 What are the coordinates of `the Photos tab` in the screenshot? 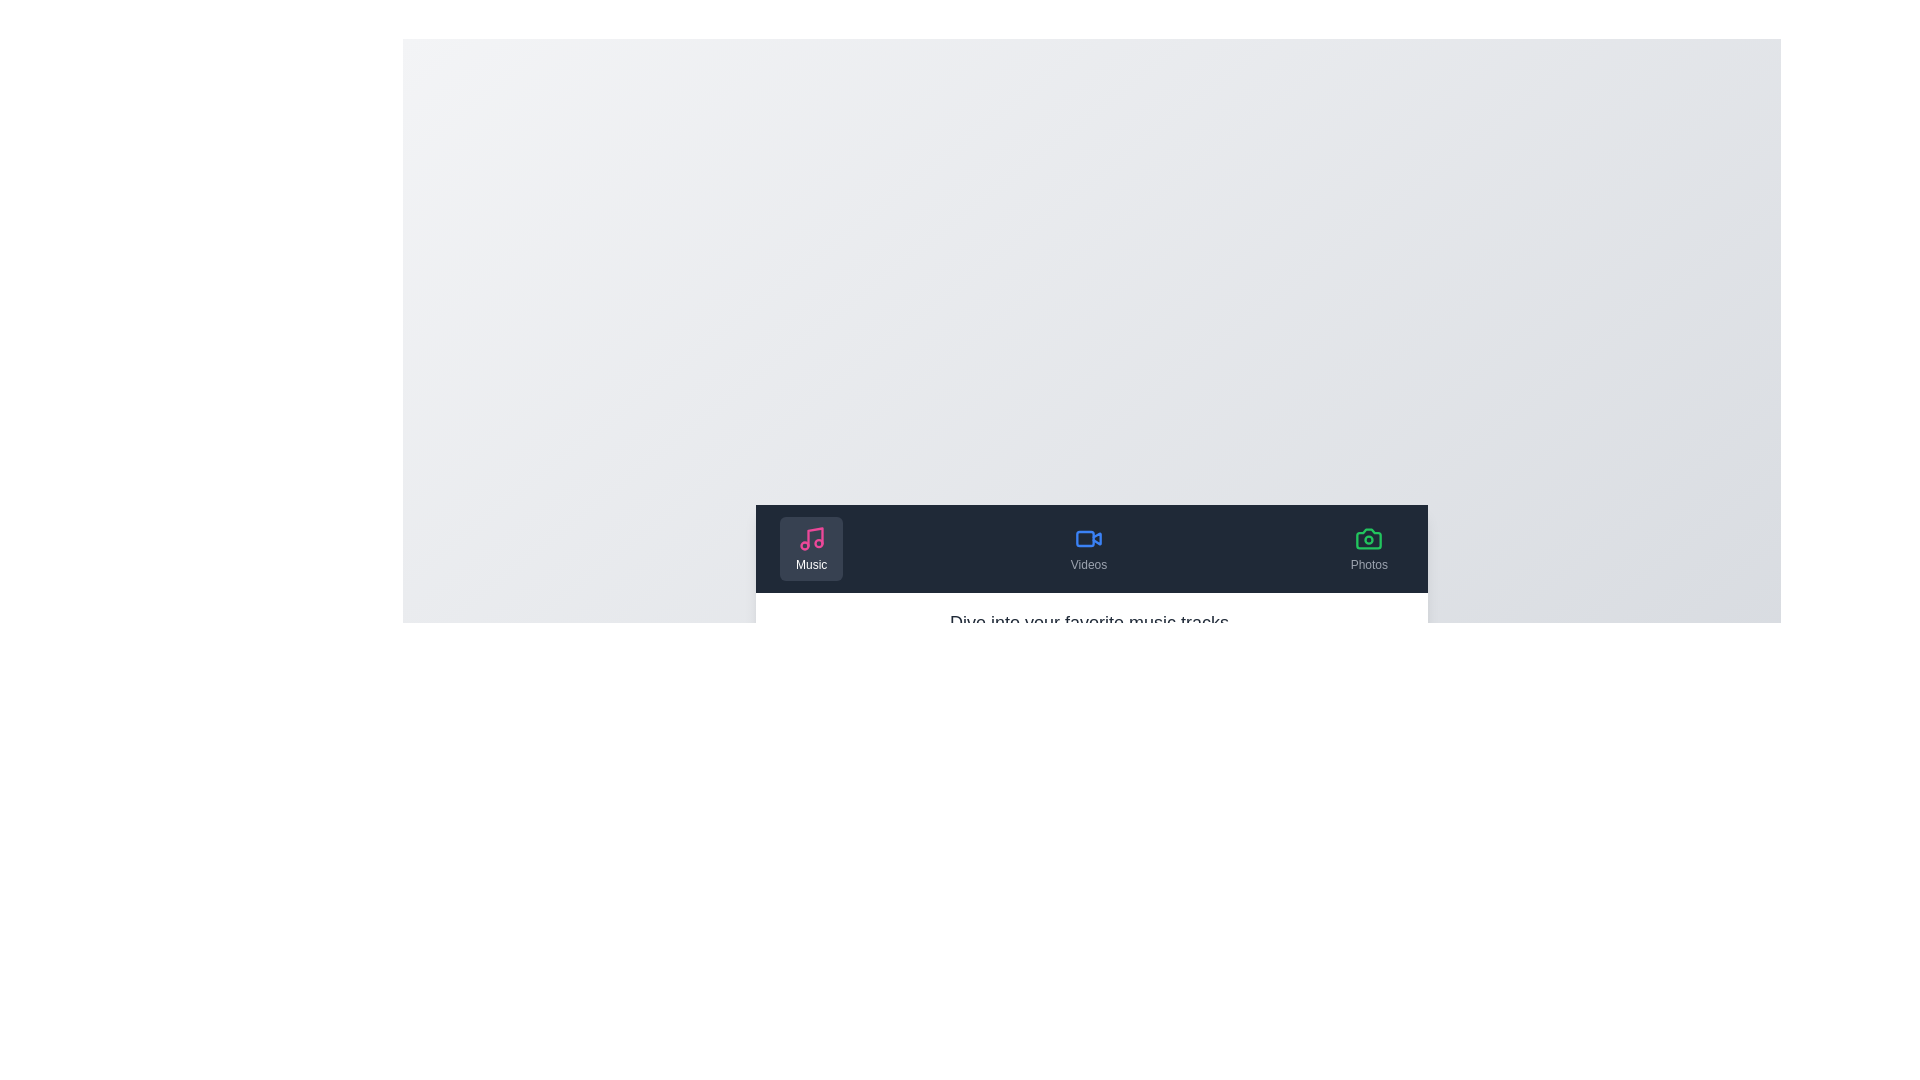 It's located at (1367, 548).